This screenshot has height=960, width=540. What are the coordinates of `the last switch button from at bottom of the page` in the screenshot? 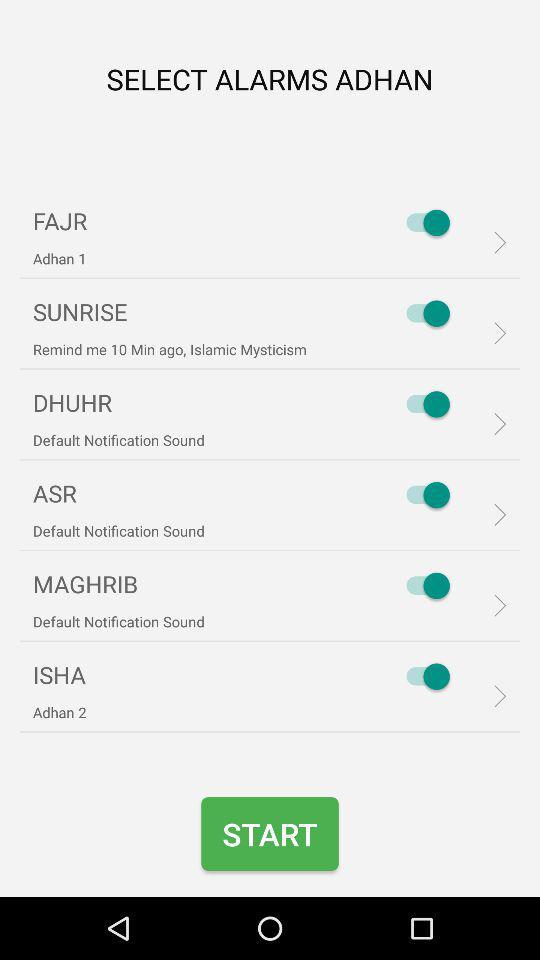 It's located at (422, 676).